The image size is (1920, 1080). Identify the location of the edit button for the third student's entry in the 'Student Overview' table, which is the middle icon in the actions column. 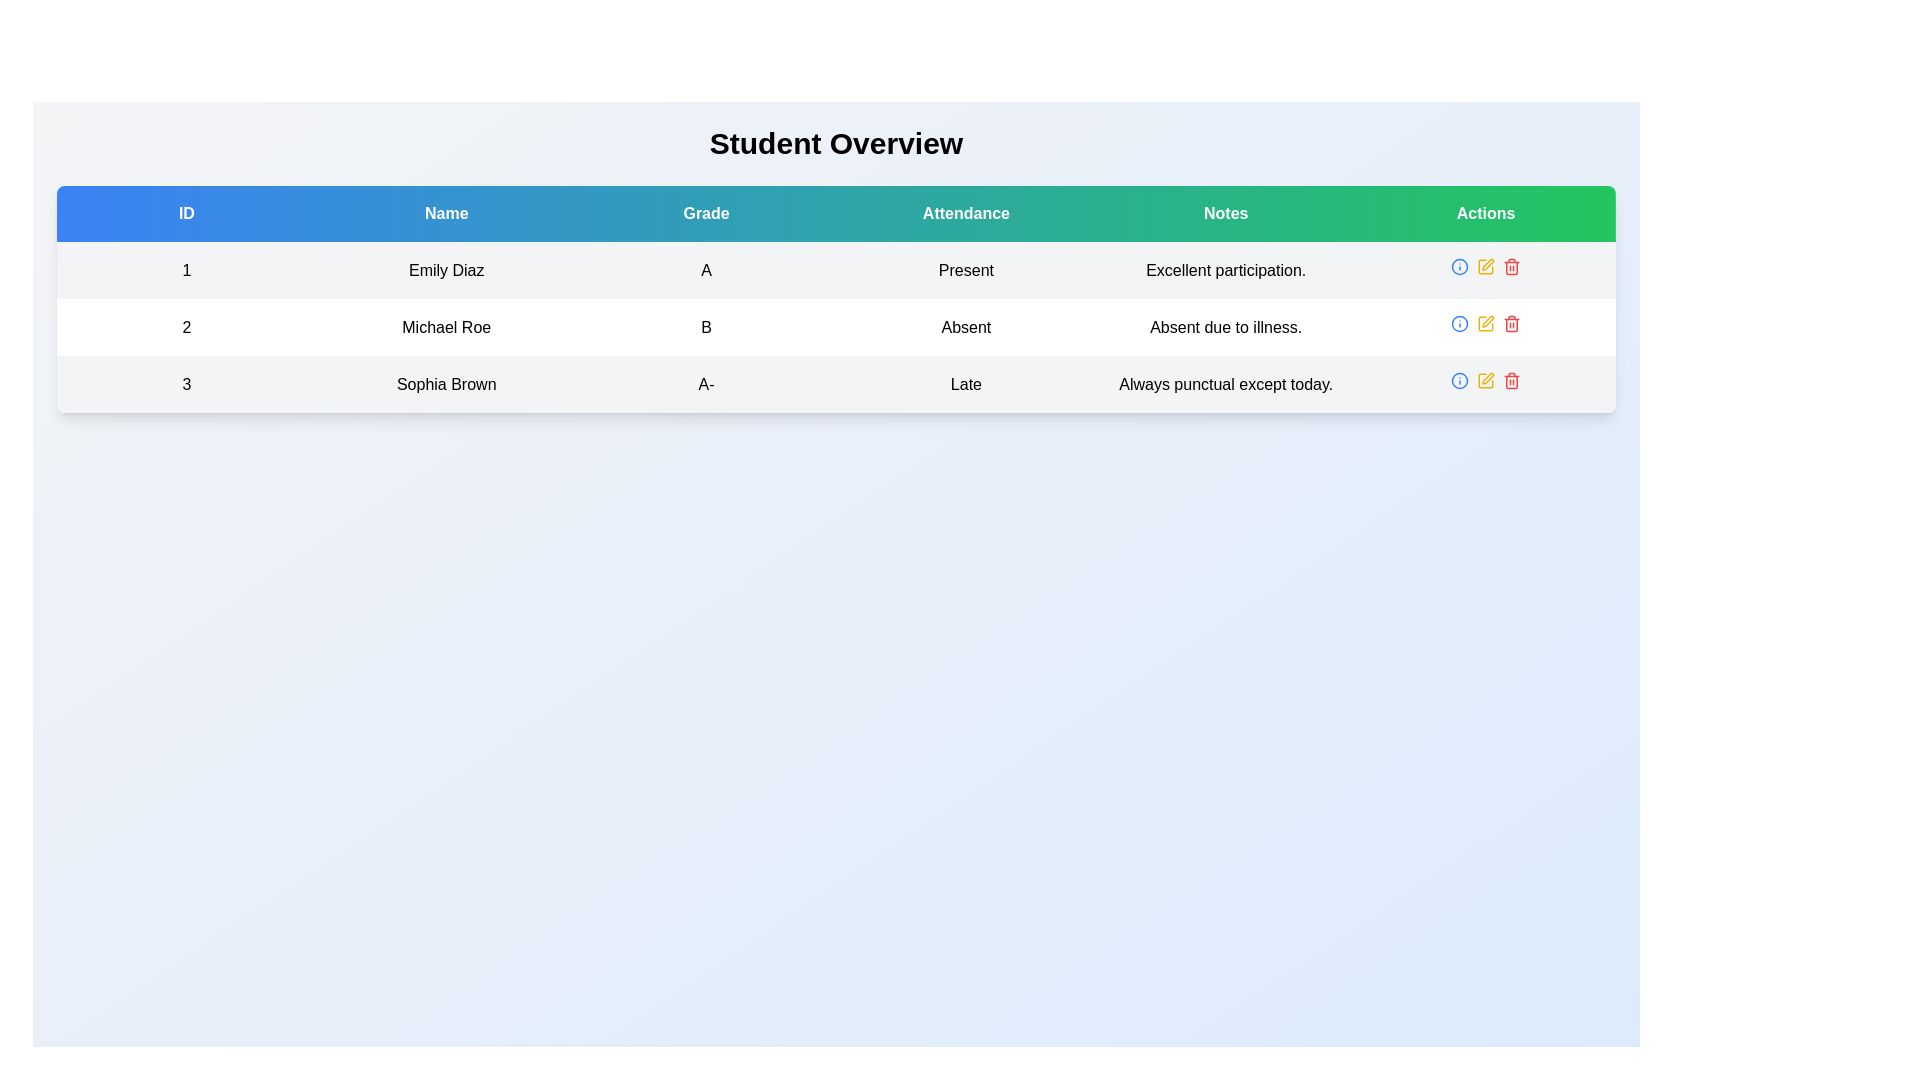
(1486, 381).